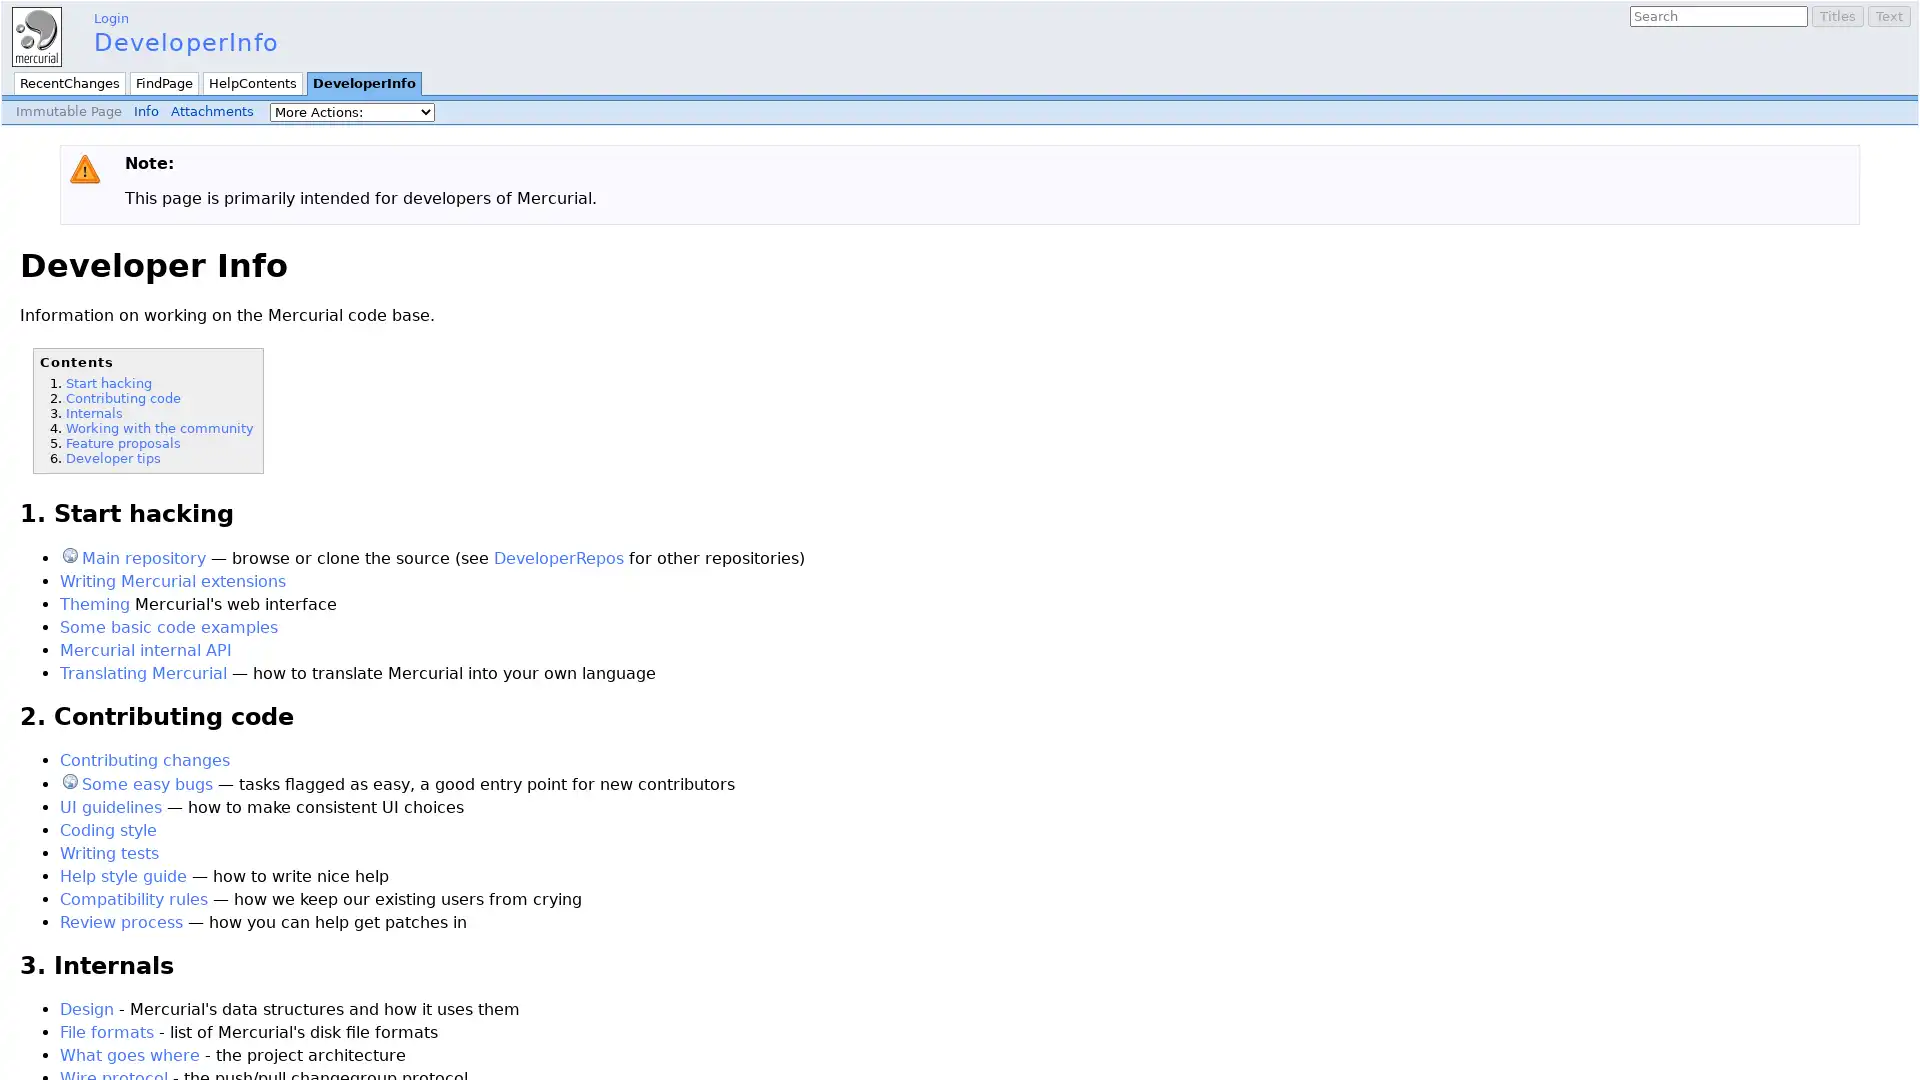 The height and width of the screenshot is (1080, 1920). Describe the element at coordinates (1888, 16) in the screenshot. I see `Text` at that location.